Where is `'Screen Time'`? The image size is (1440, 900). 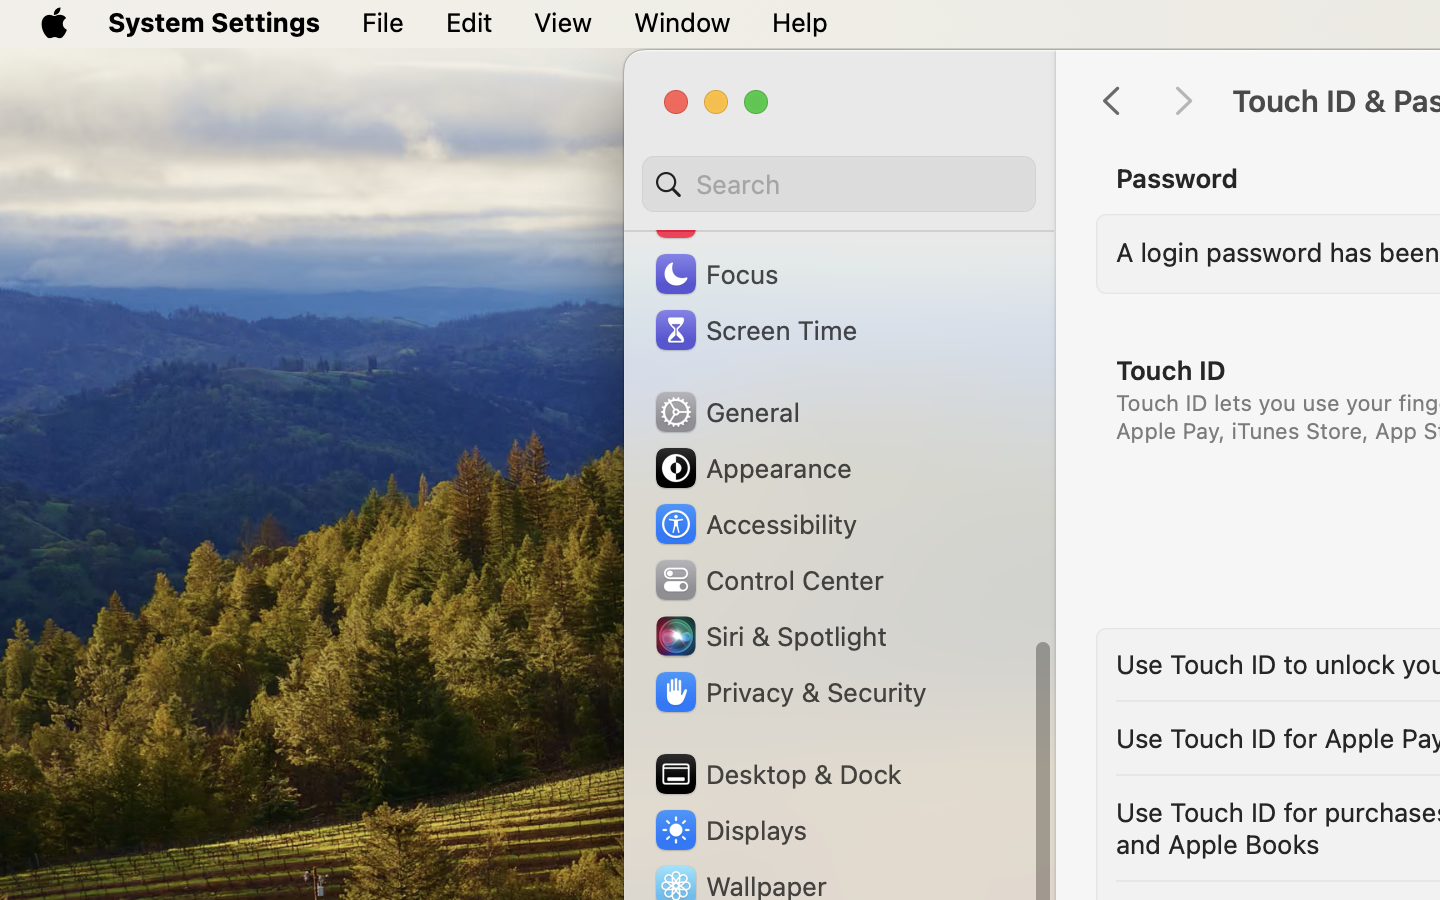
'Screen Time' is located at coordinates (753, 329).